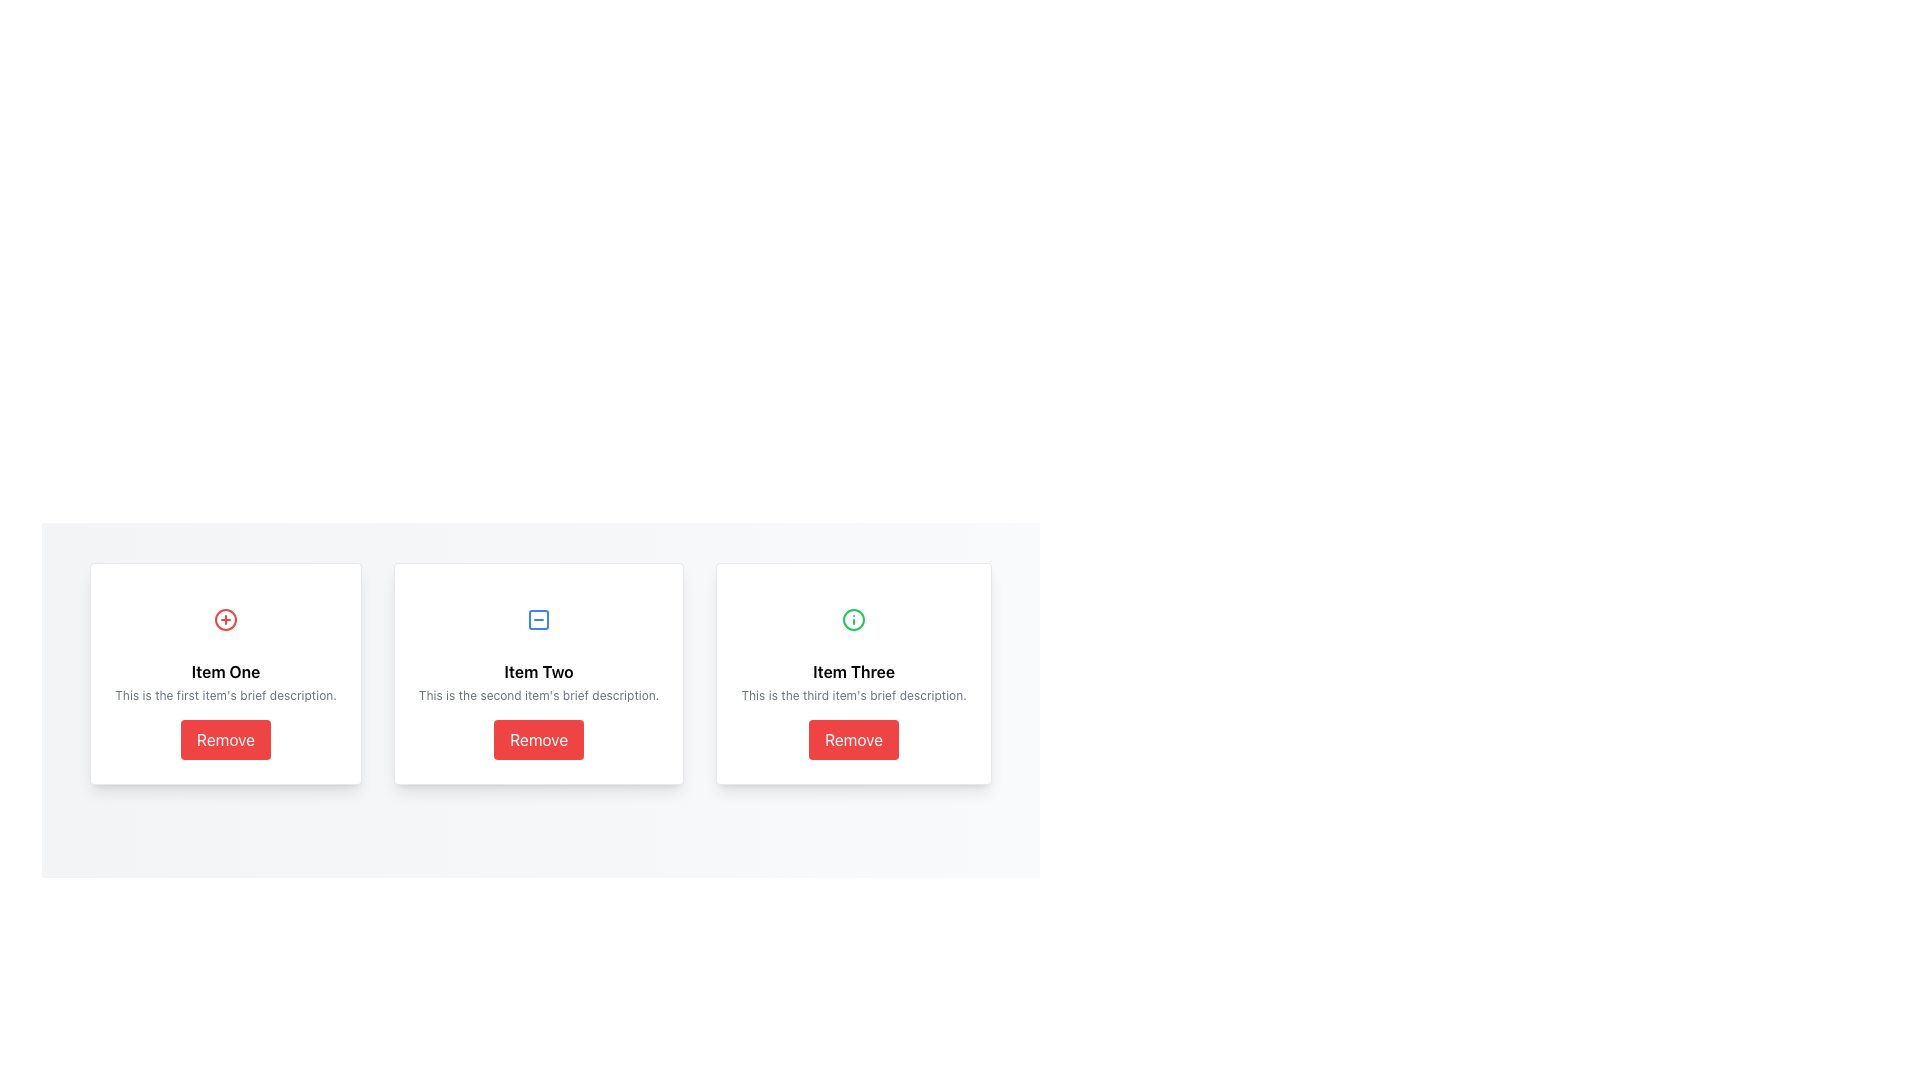  I want to click on the icon located at the top-center of the 'Item Three' card, which symbolizes information related to the card content, so click(854, 619).